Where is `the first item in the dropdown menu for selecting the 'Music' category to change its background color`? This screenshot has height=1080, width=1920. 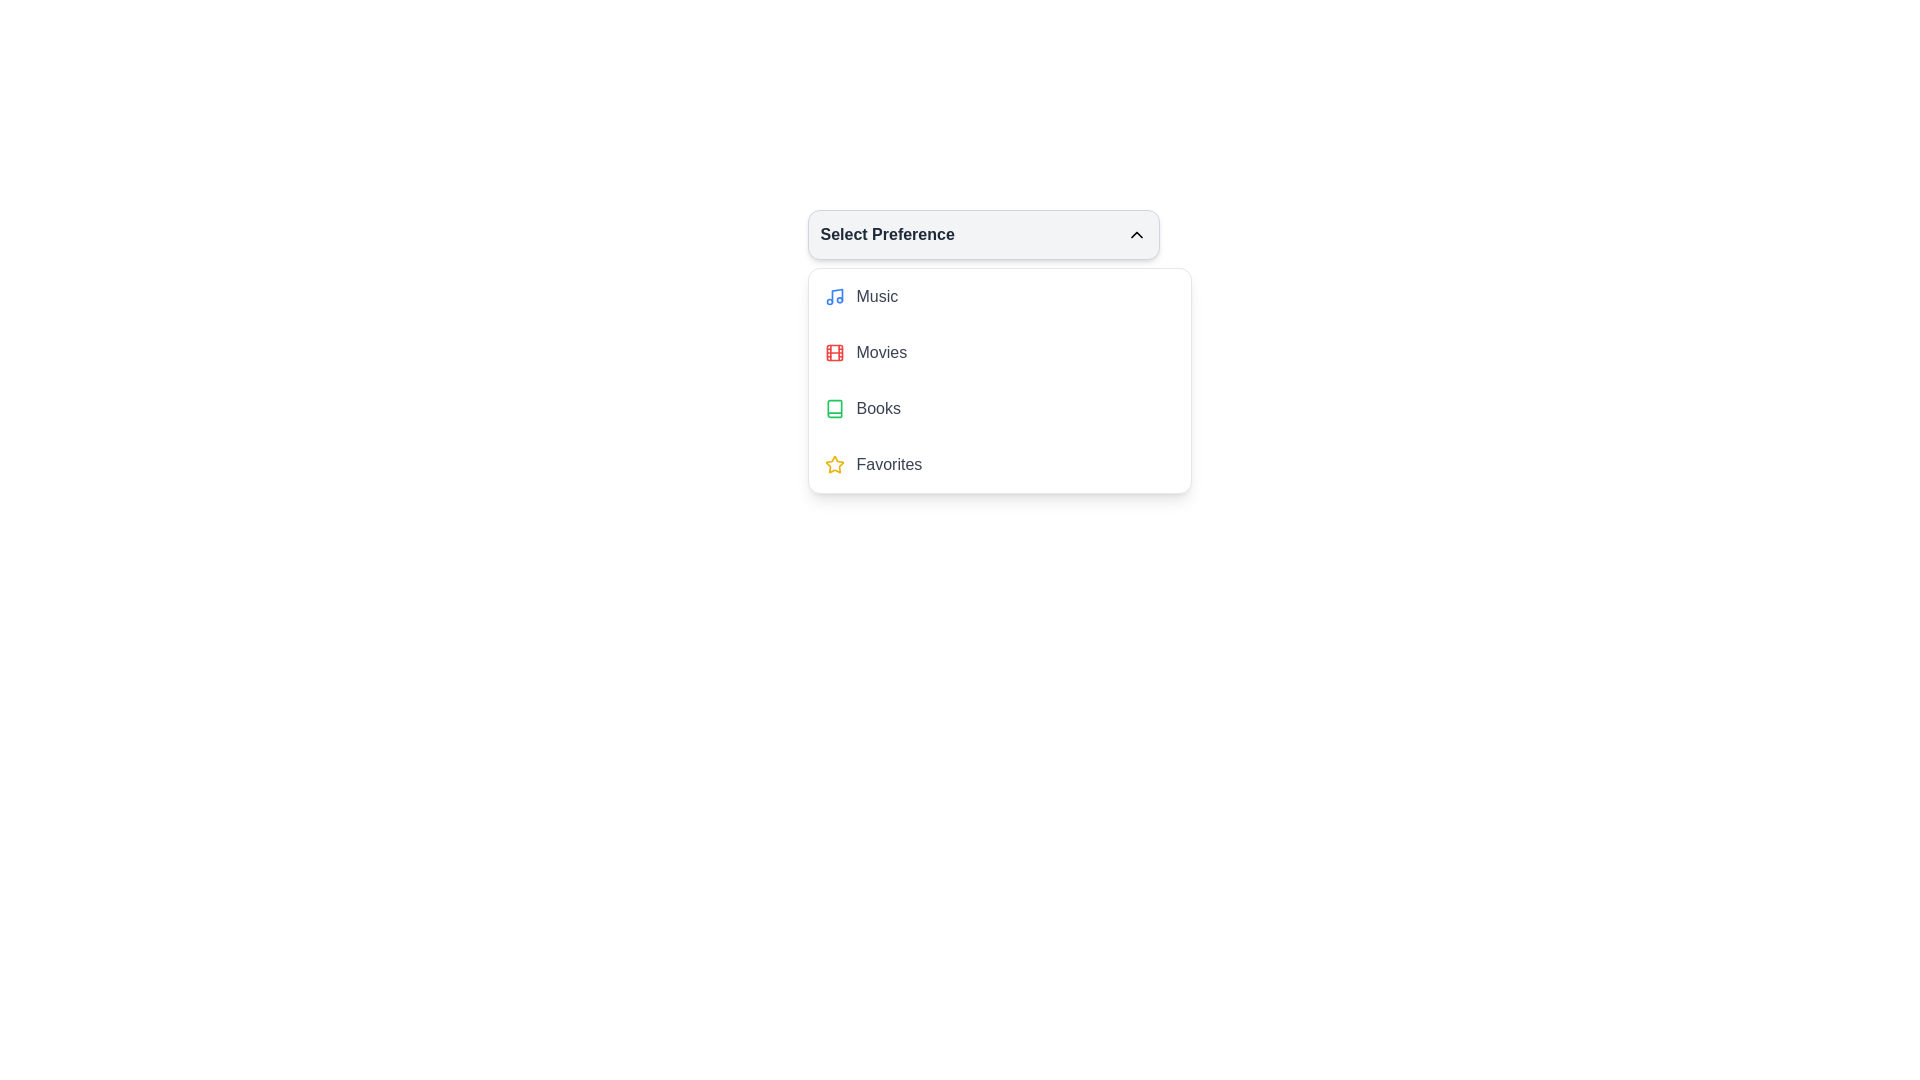 the first item in the dropdown menu for selecting the 'Music' category to change its background color is located at coordinates (999, 297).